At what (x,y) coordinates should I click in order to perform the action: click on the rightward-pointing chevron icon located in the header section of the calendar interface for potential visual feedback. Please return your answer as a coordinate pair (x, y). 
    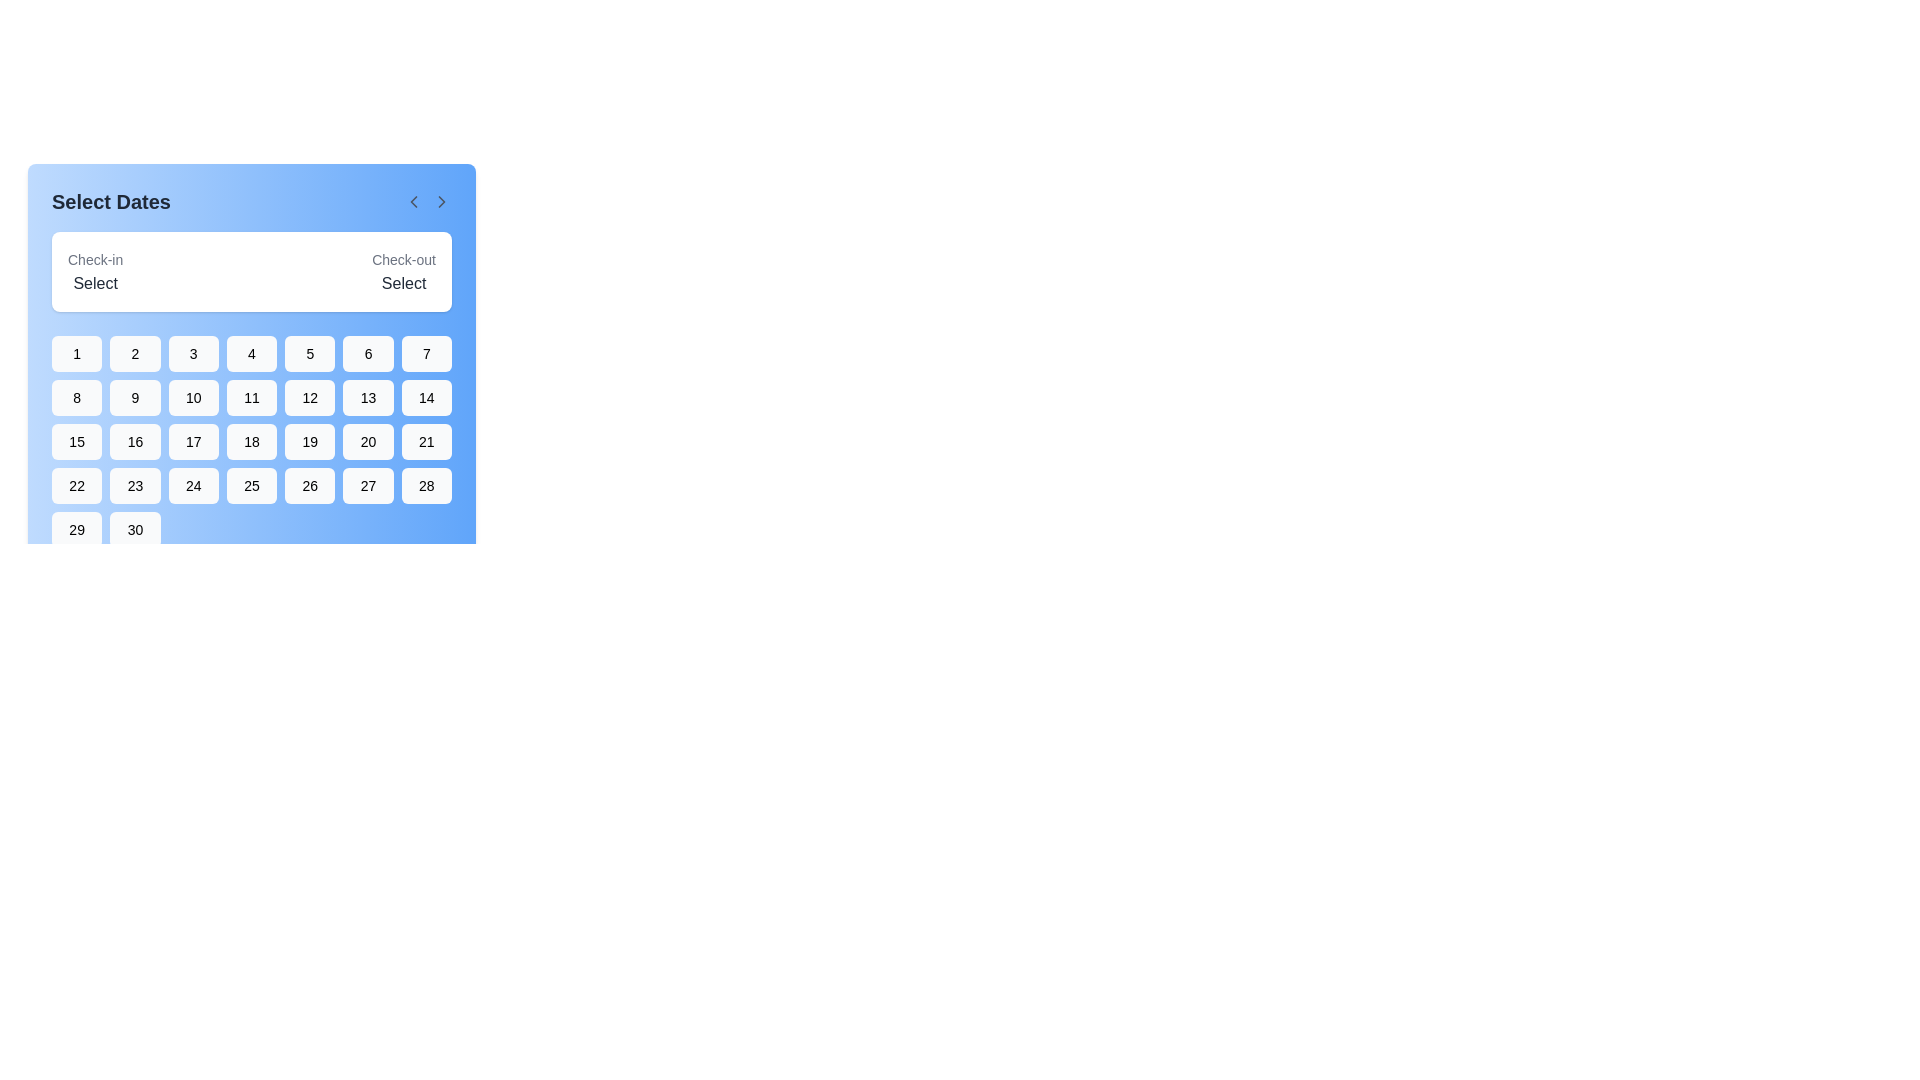
    Looking at the image, I should click on (440, 201).